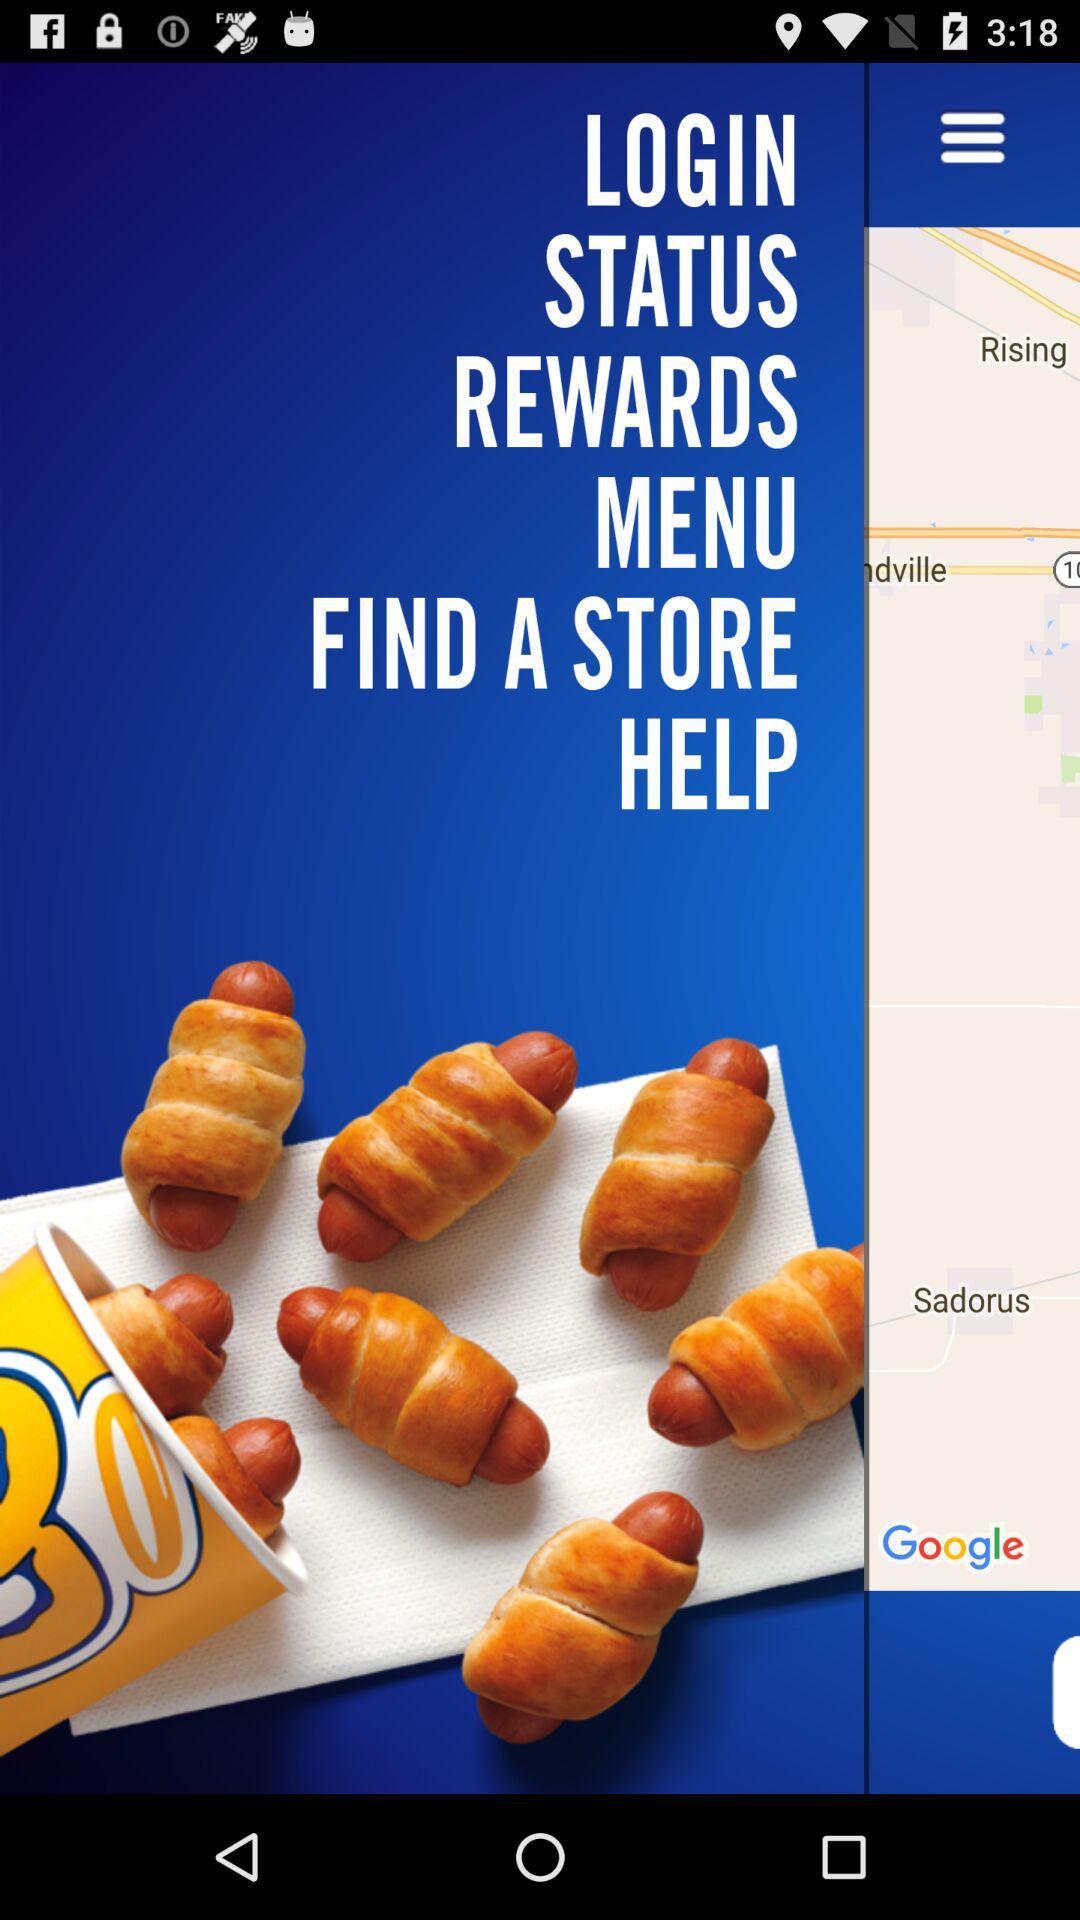 The image size is (1080, 1920). I want to click on the rewards icon, so click(443, 400).